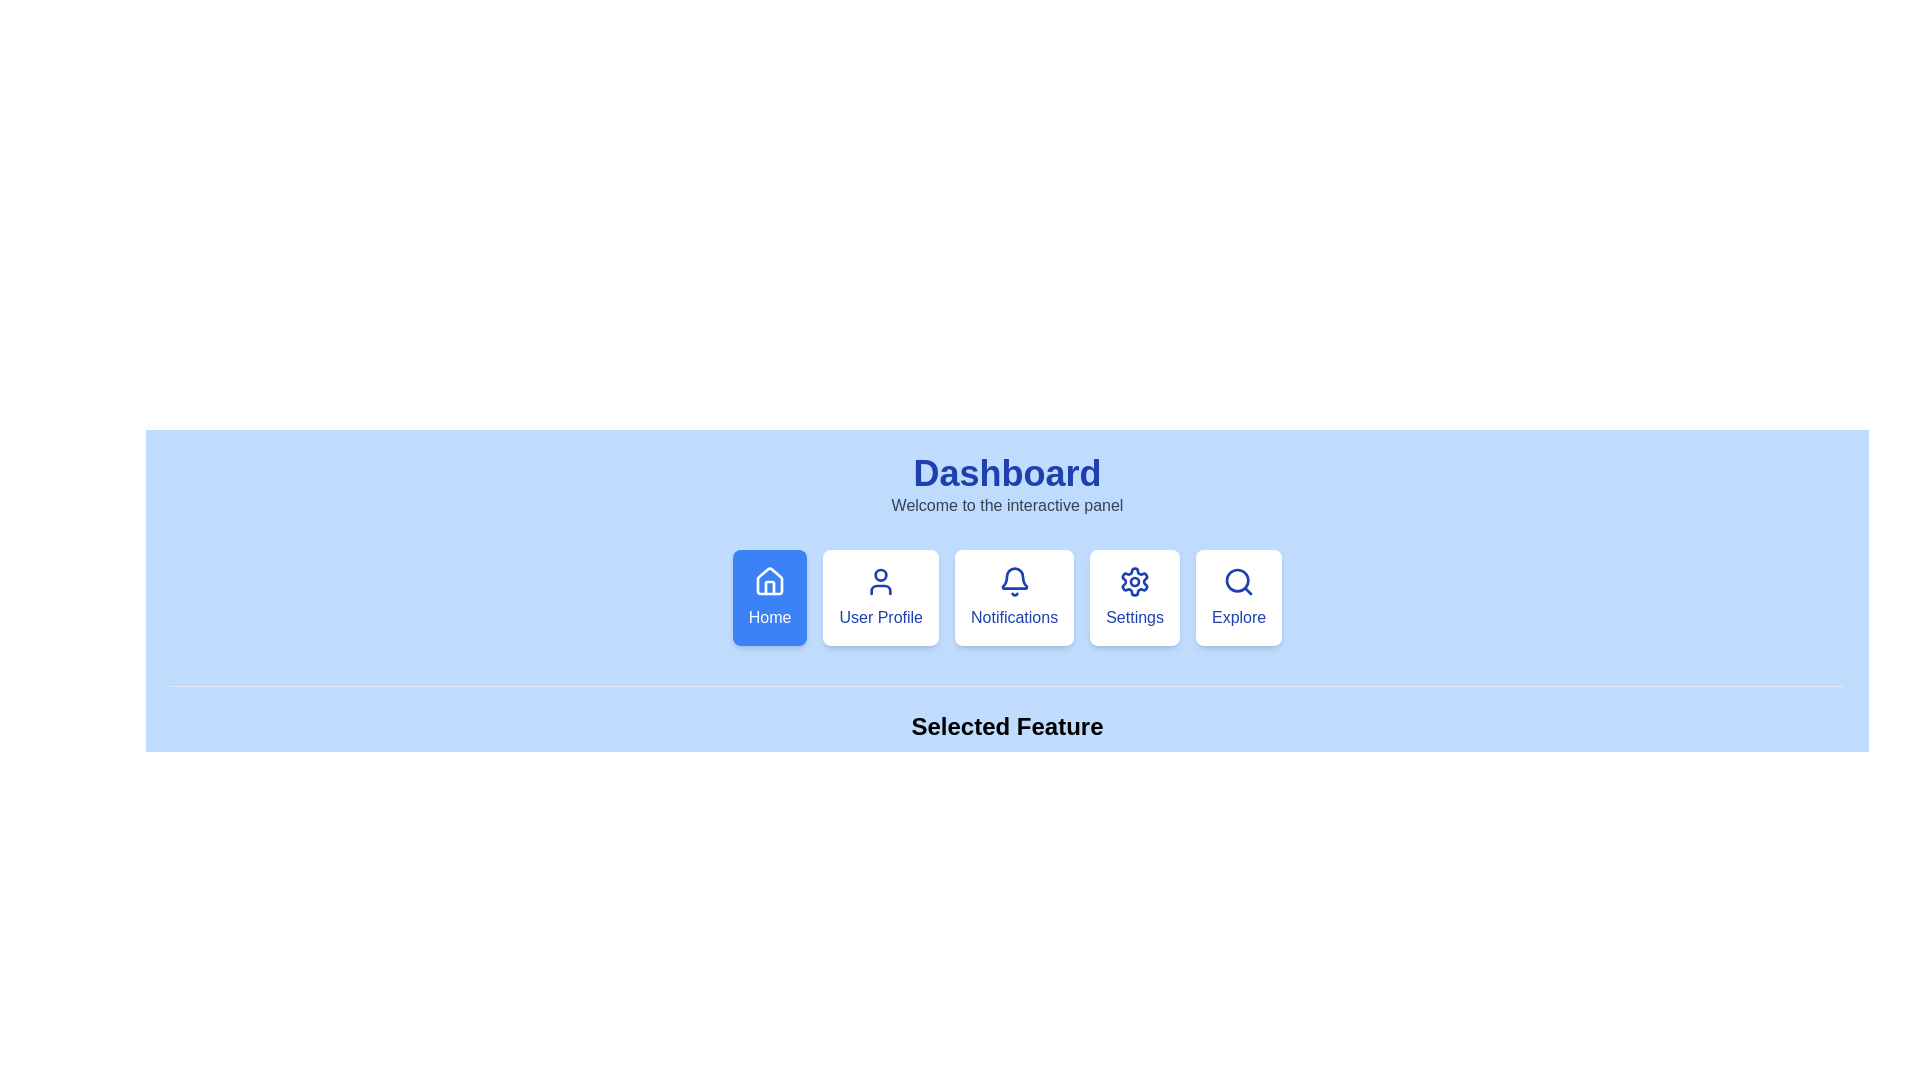  I want to click on the 'Home' button icon, which is the first button in the horizontally aligned menu beneath the 'Dashboard' title, so click(769, 582).